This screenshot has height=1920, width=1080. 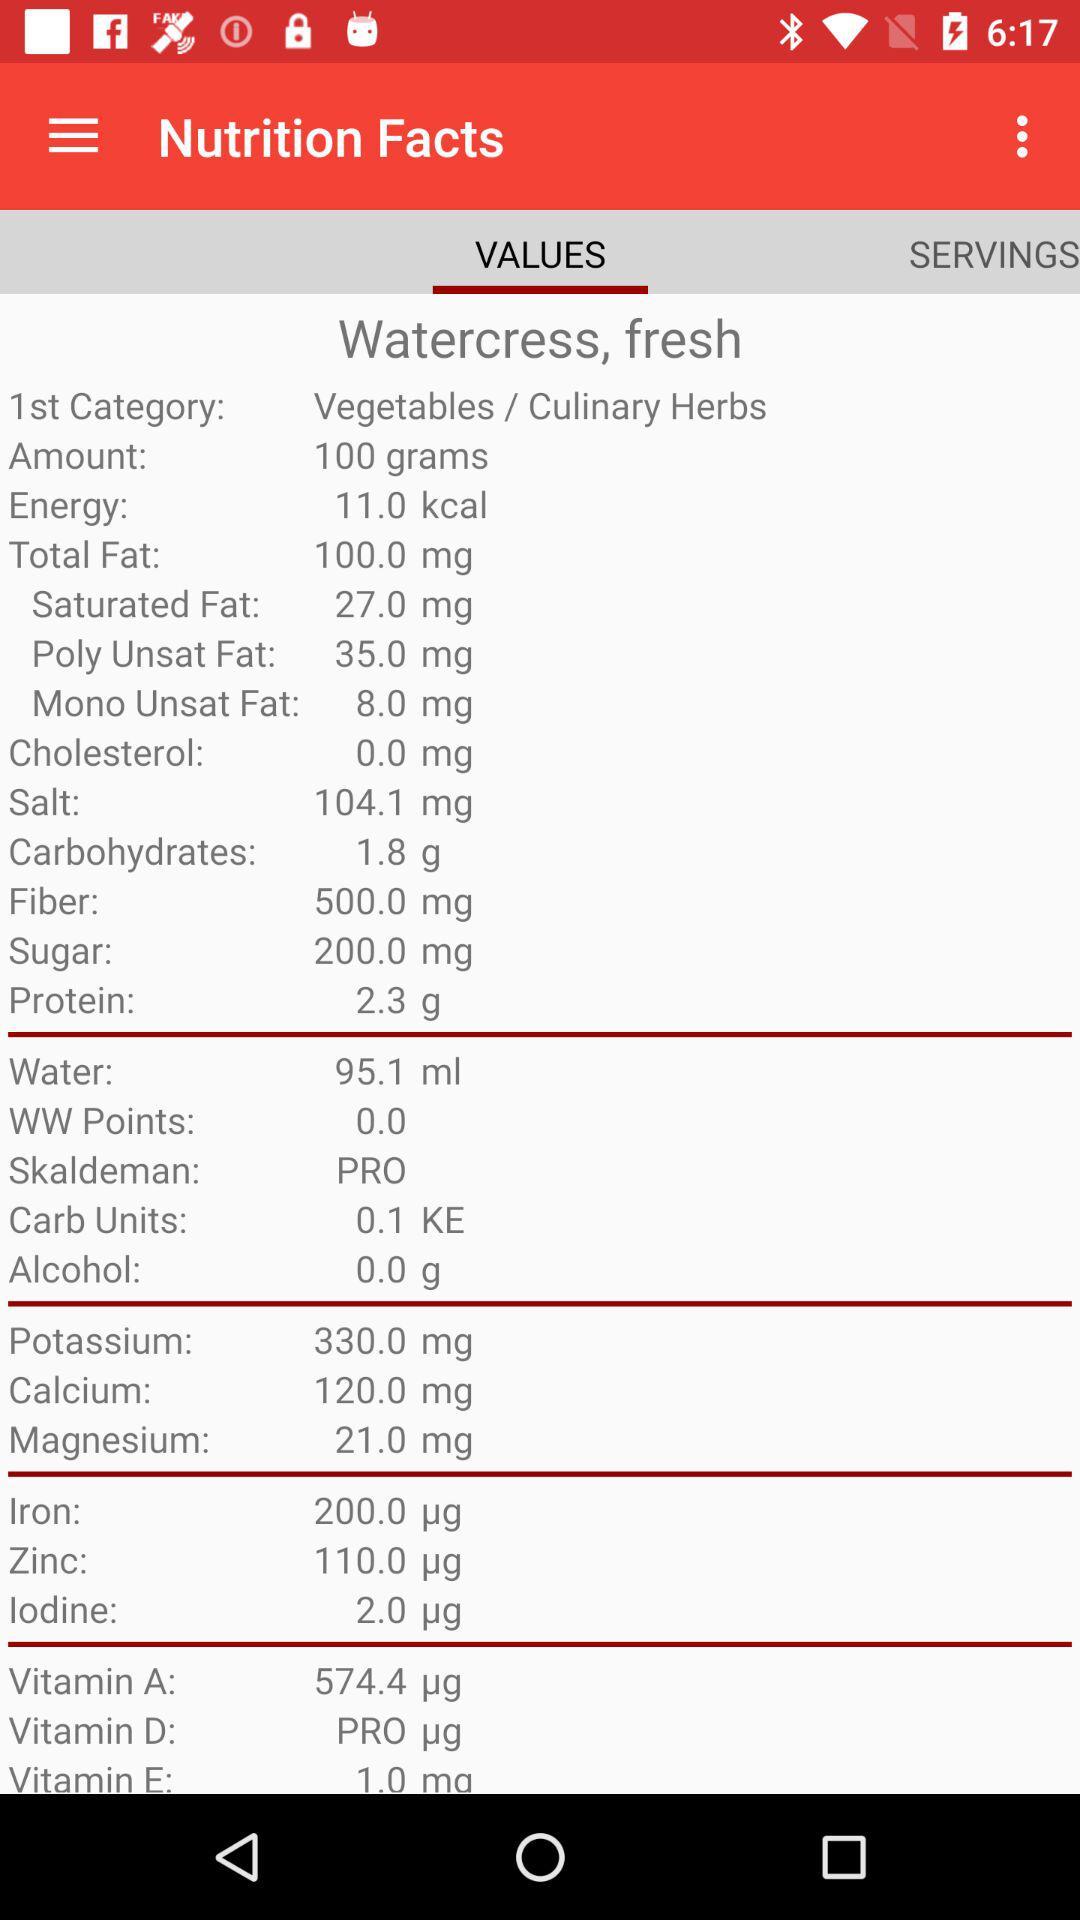 What do you see at coordinates (72, 135) in the screenshot?
I see `item to the left of the nutrition facts icon` at bounding box center [72, 135].